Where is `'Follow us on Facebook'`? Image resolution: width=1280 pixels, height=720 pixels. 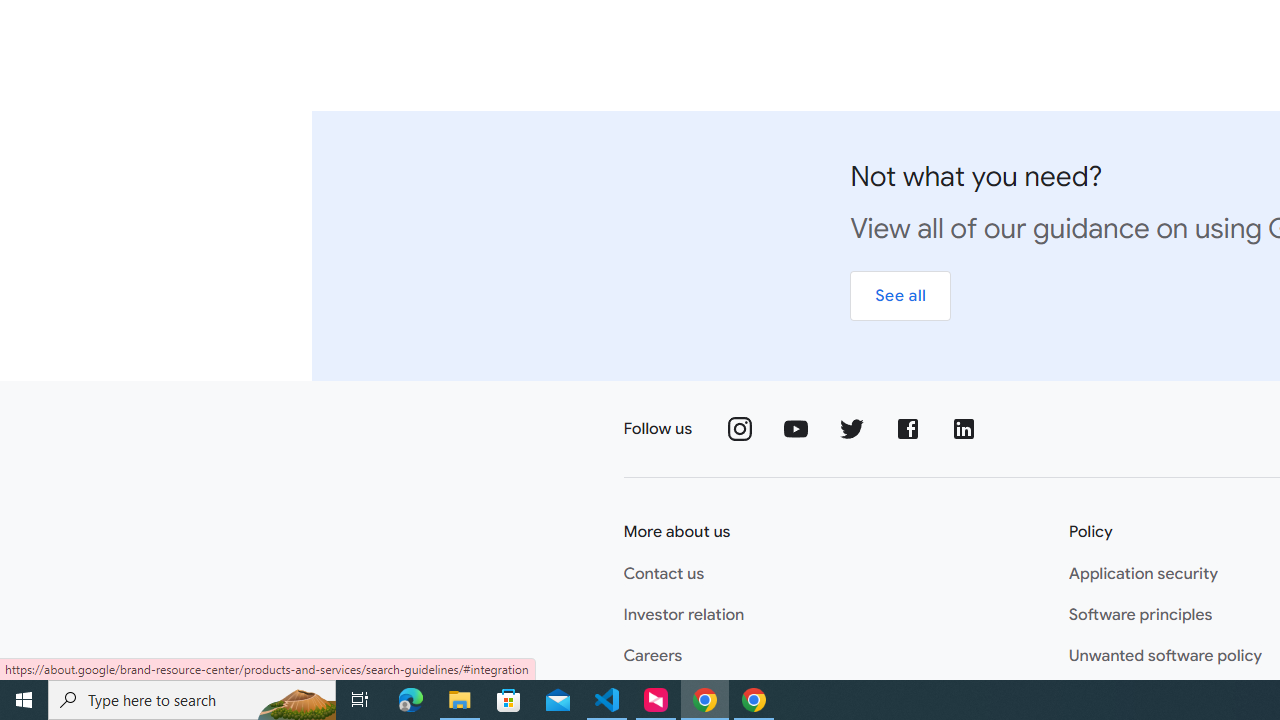 'Follow us on Facebook' is located at coordinates (907, 428).